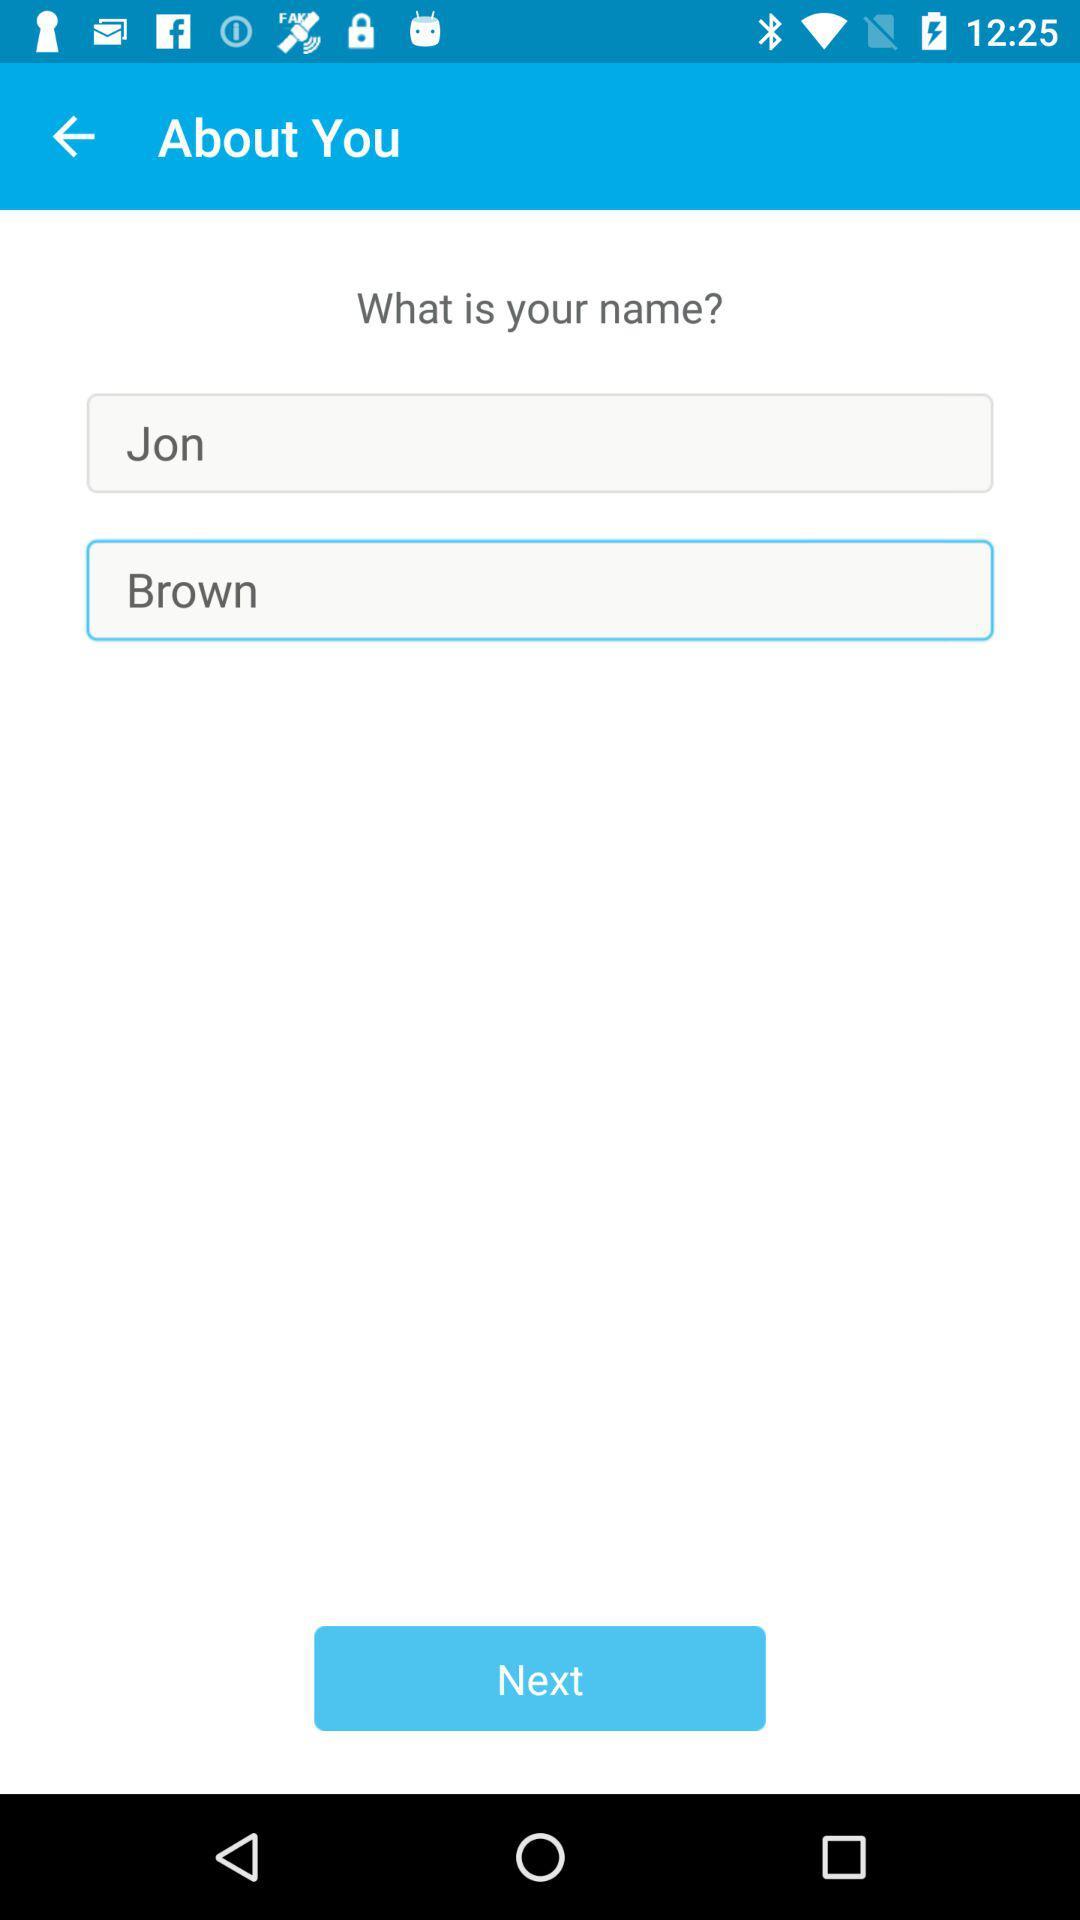 The width and height of the screenshot is (1080, 1920). Describe the element at coordinates (540, 442) in the screenshot. I see `icon below what is your item` at that location.